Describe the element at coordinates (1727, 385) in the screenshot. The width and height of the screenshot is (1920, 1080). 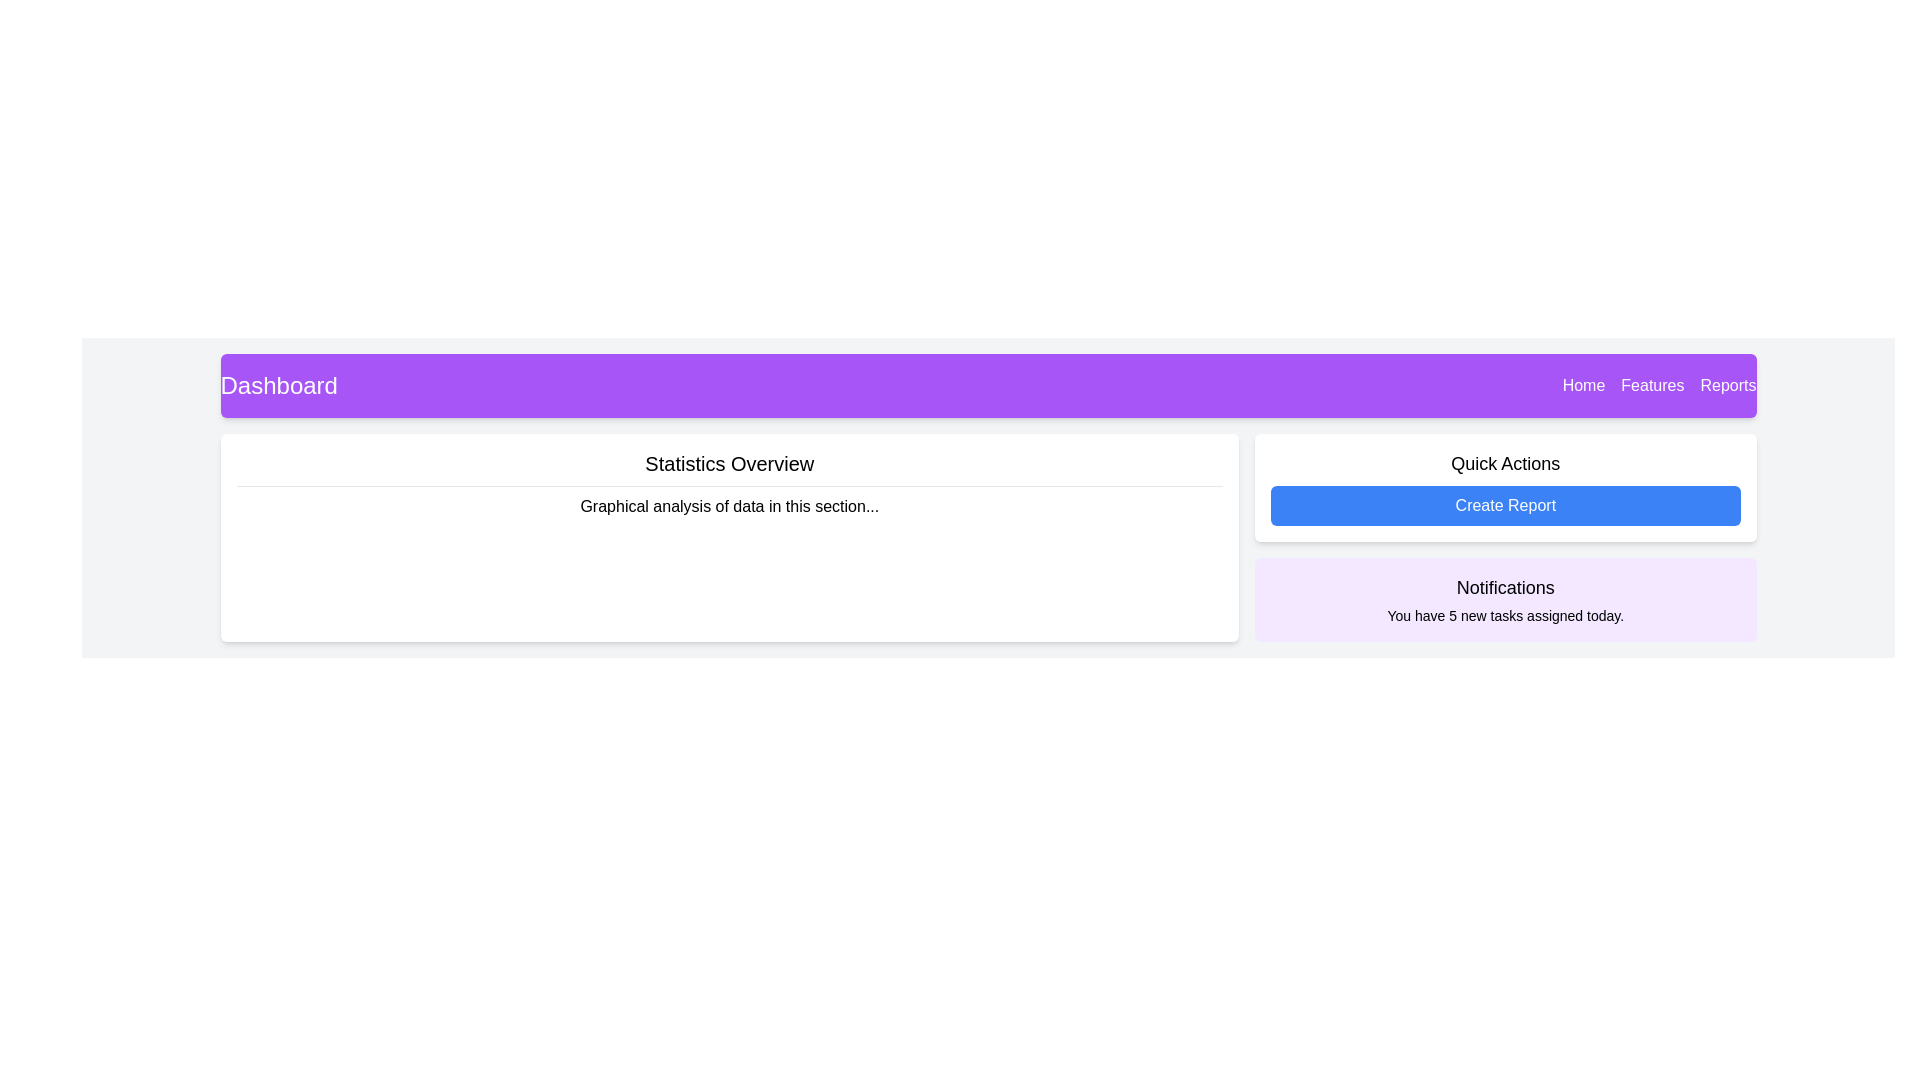
I see `the navigational text label in the top navigation bar that directs users to the reports section` at that location.